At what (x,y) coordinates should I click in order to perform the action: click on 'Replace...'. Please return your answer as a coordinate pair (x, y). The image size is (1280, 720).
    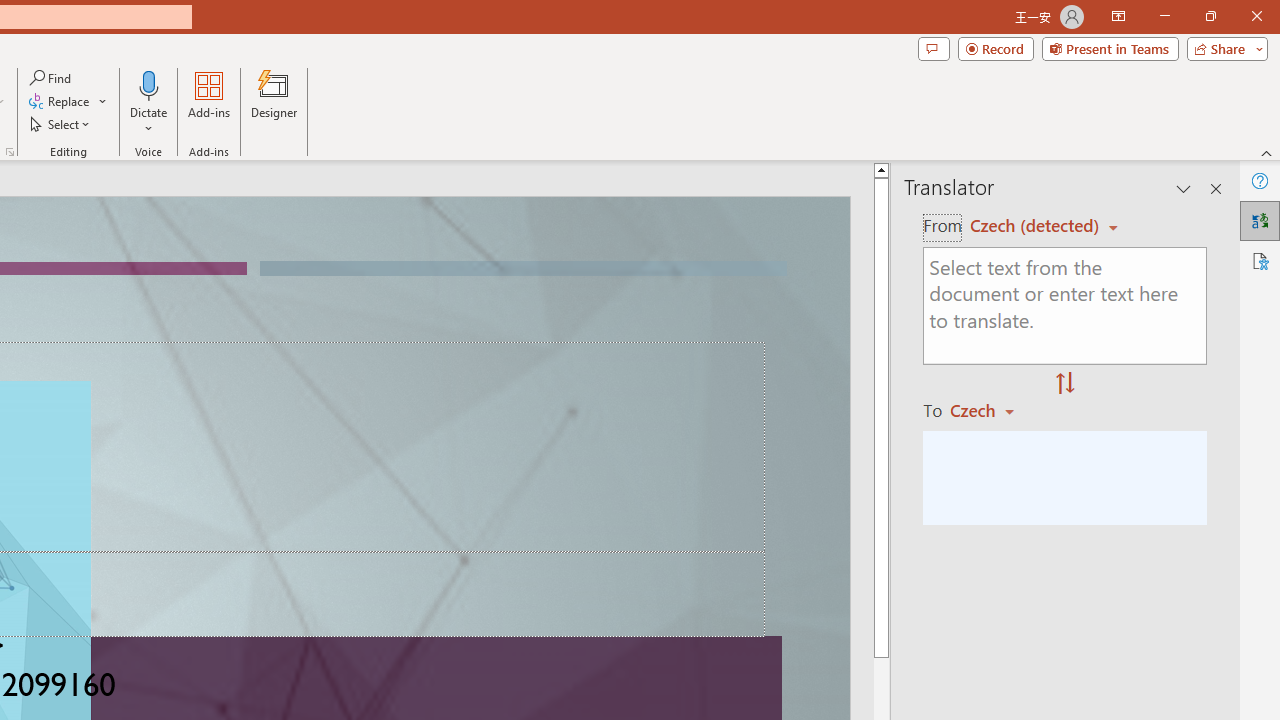
    Looking at the image, I should click on (69, 101).